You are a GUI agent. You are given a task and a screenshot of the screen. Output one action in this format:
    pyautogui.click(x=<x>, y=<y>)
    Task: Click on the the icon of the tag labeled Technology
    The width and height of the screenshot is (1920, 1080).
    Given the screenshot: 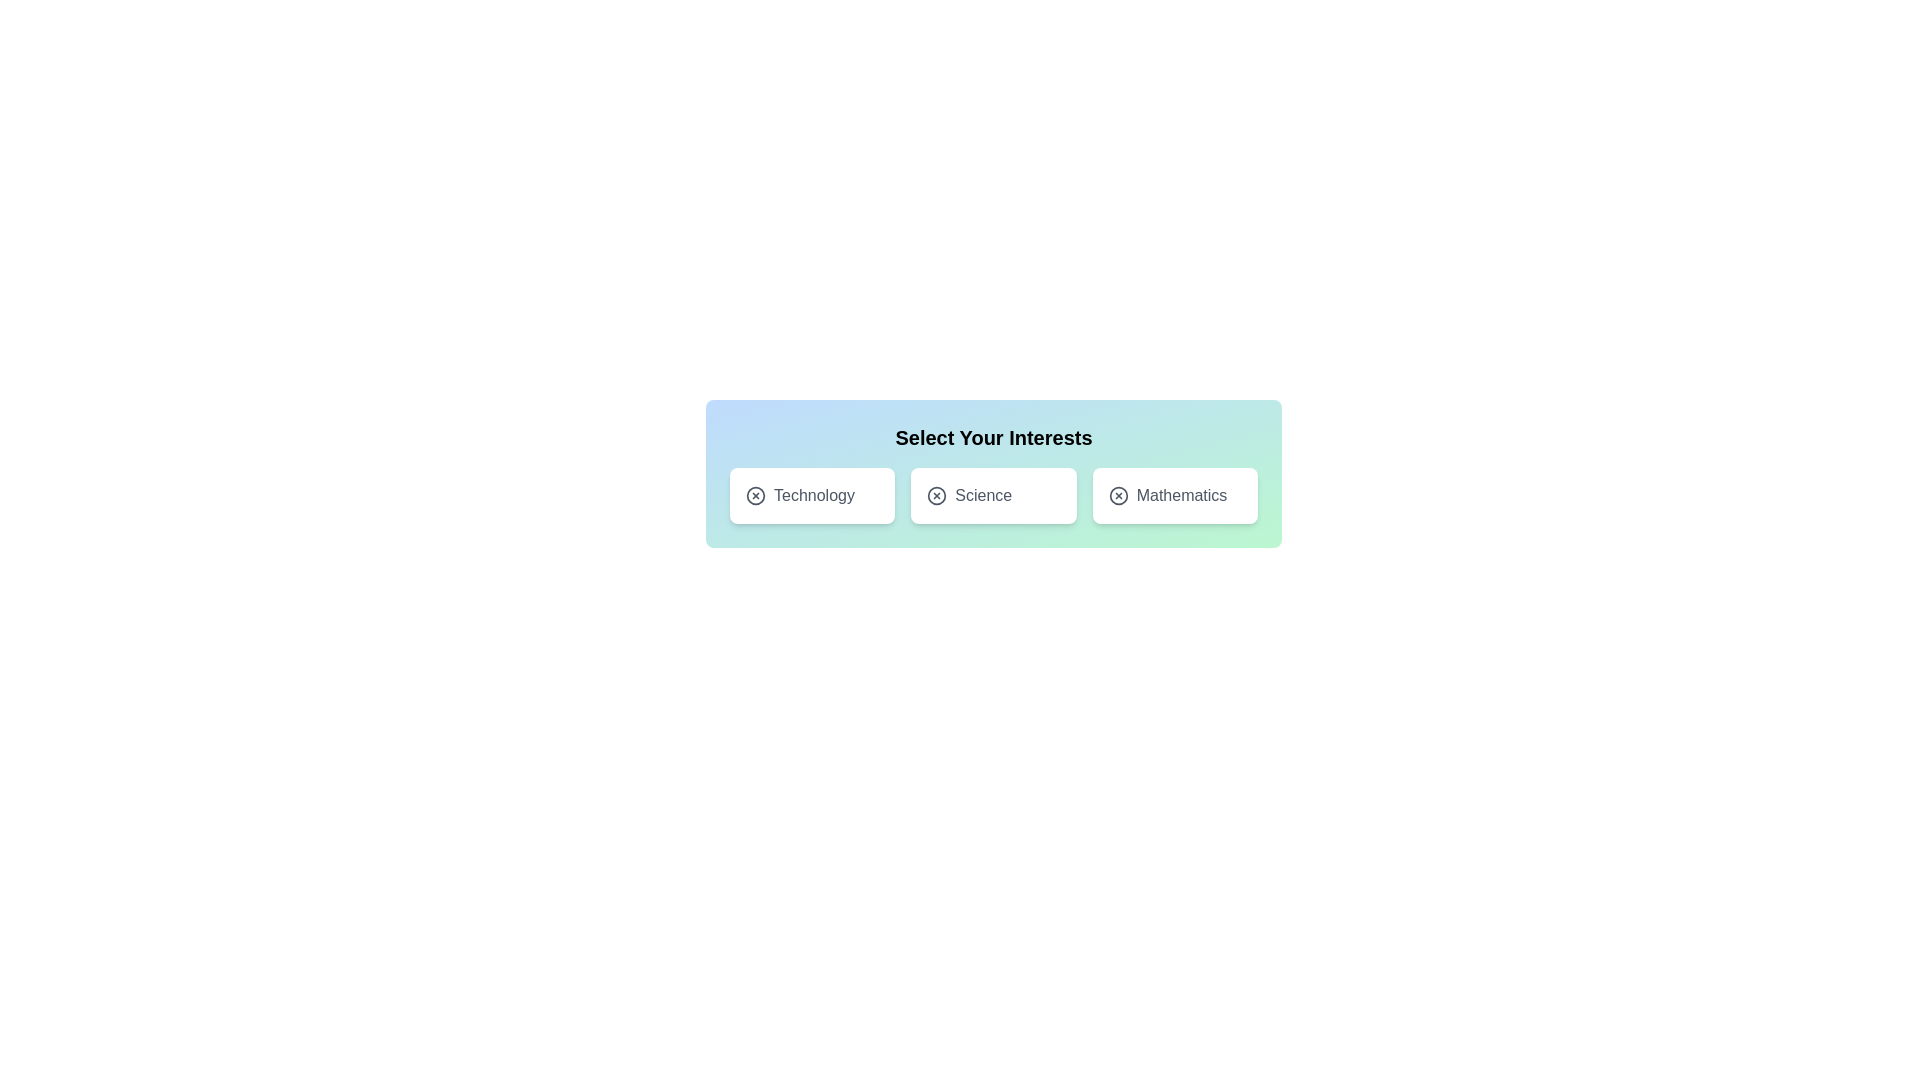 What is the action you would take?
    pyautogui.click(x=754, y=495)
    